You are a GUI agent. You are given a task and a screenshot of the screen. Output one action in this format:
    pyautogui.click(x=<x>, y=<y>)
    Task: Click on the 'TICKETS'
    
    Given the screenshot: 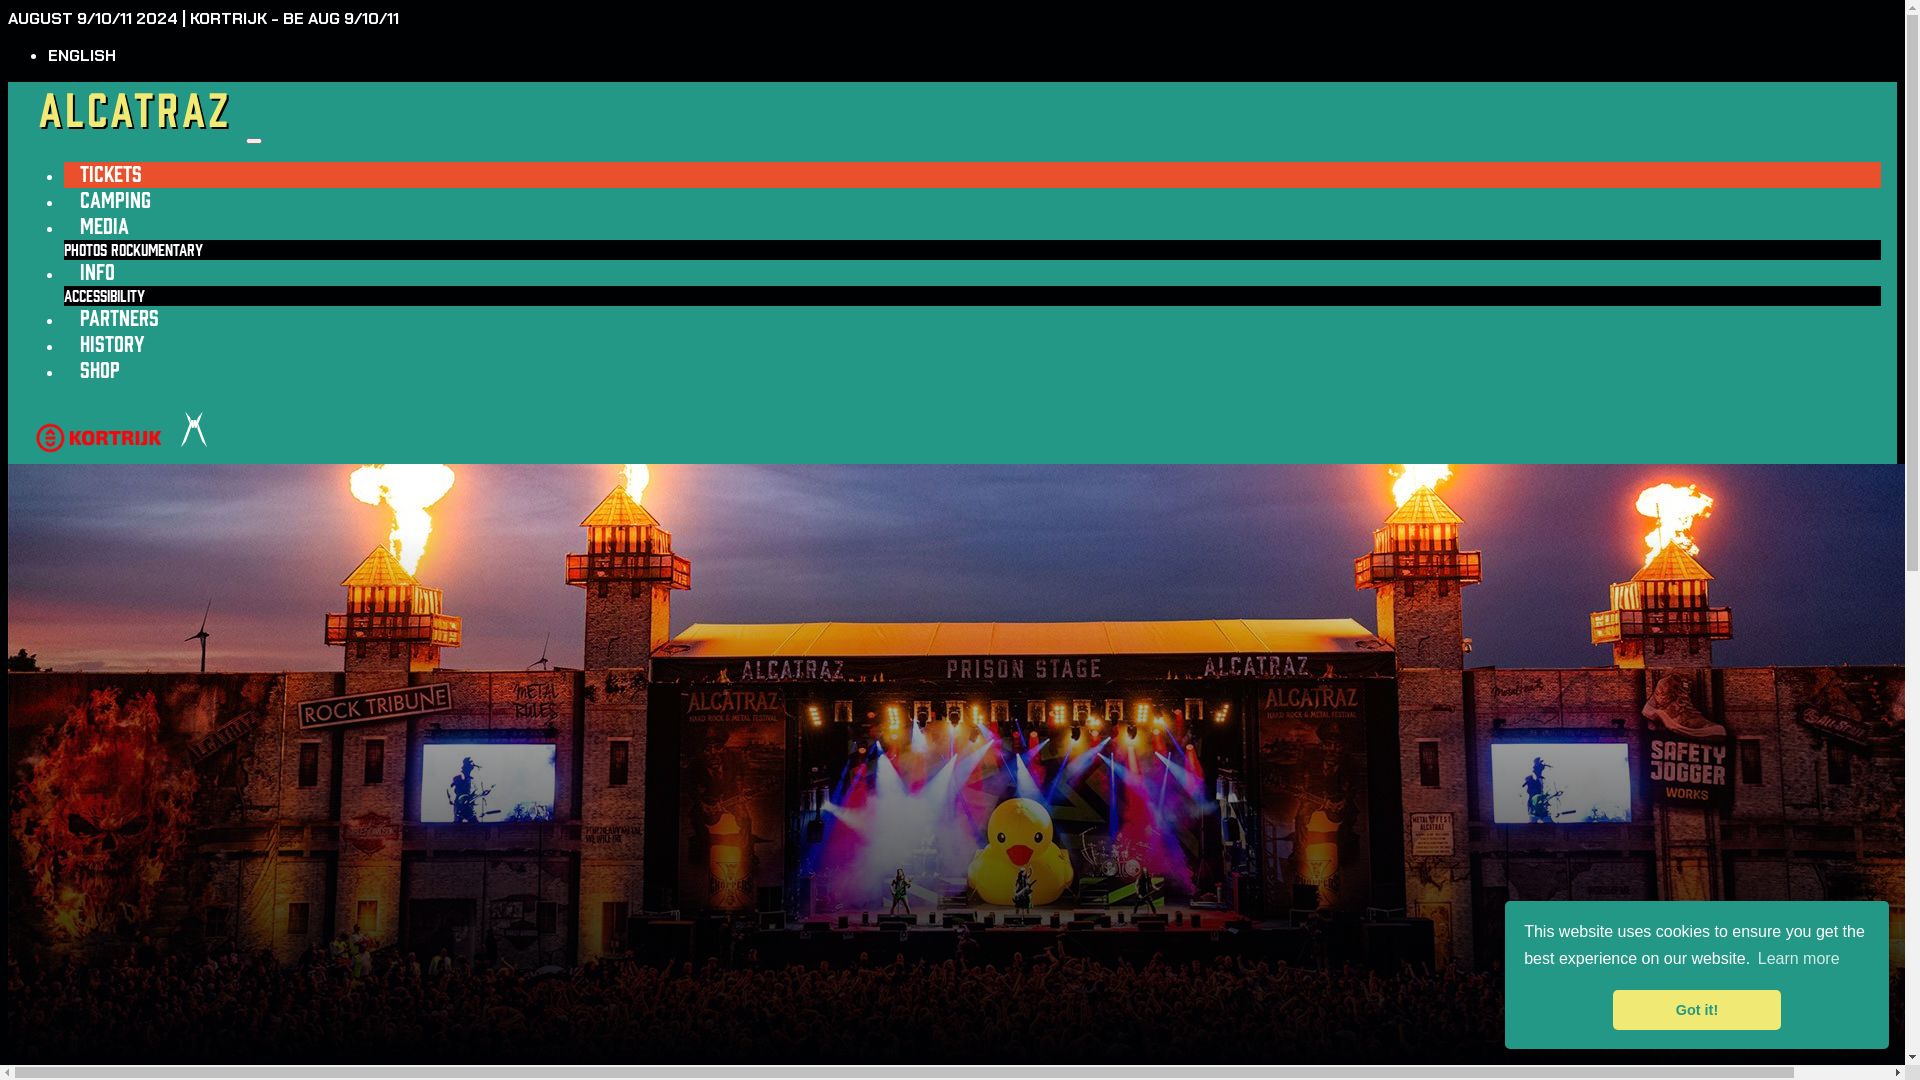 What is the action you would take?
    pyautogui.click(x=109, y=173)
    